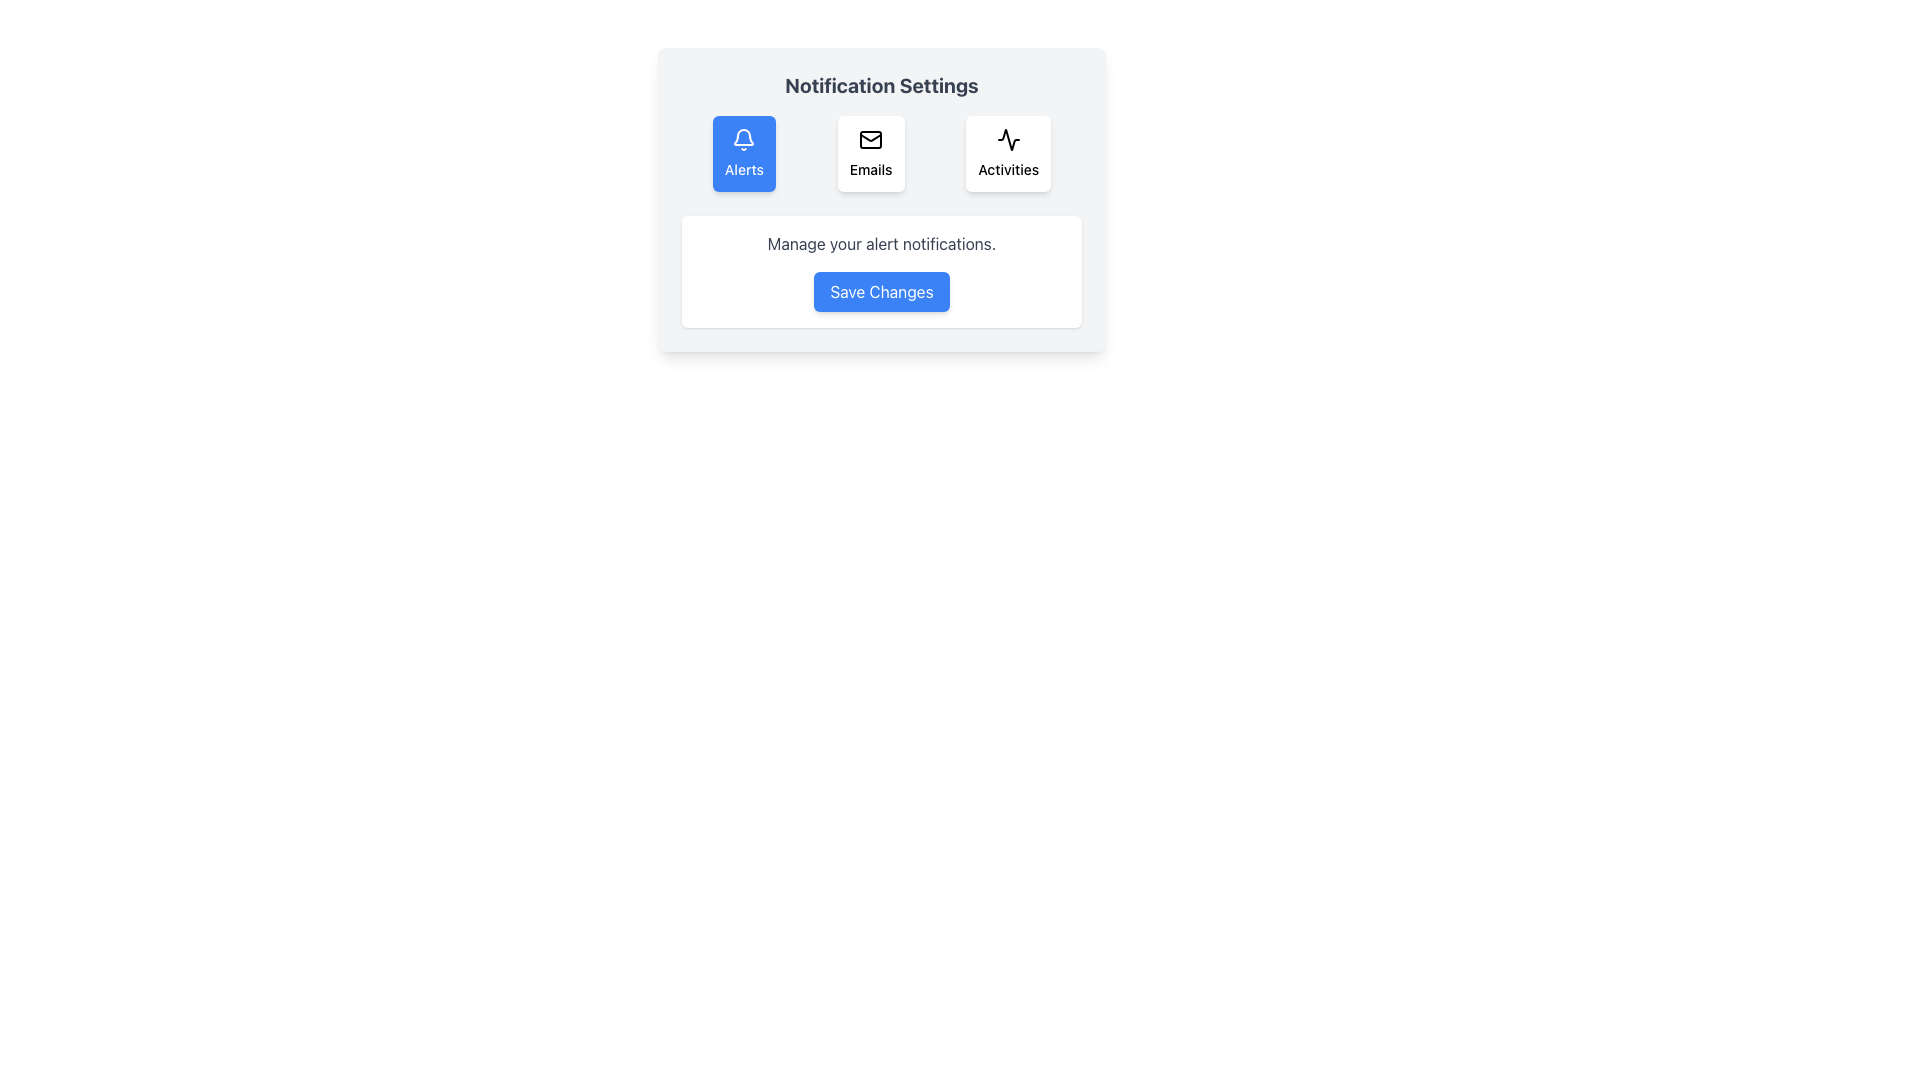  I want to click on the graphical icon representing 'Activities' under 'Notification Settings', which is the third option in a row of three, located to the right of the 'Emails' icon, so click(1008, 138).